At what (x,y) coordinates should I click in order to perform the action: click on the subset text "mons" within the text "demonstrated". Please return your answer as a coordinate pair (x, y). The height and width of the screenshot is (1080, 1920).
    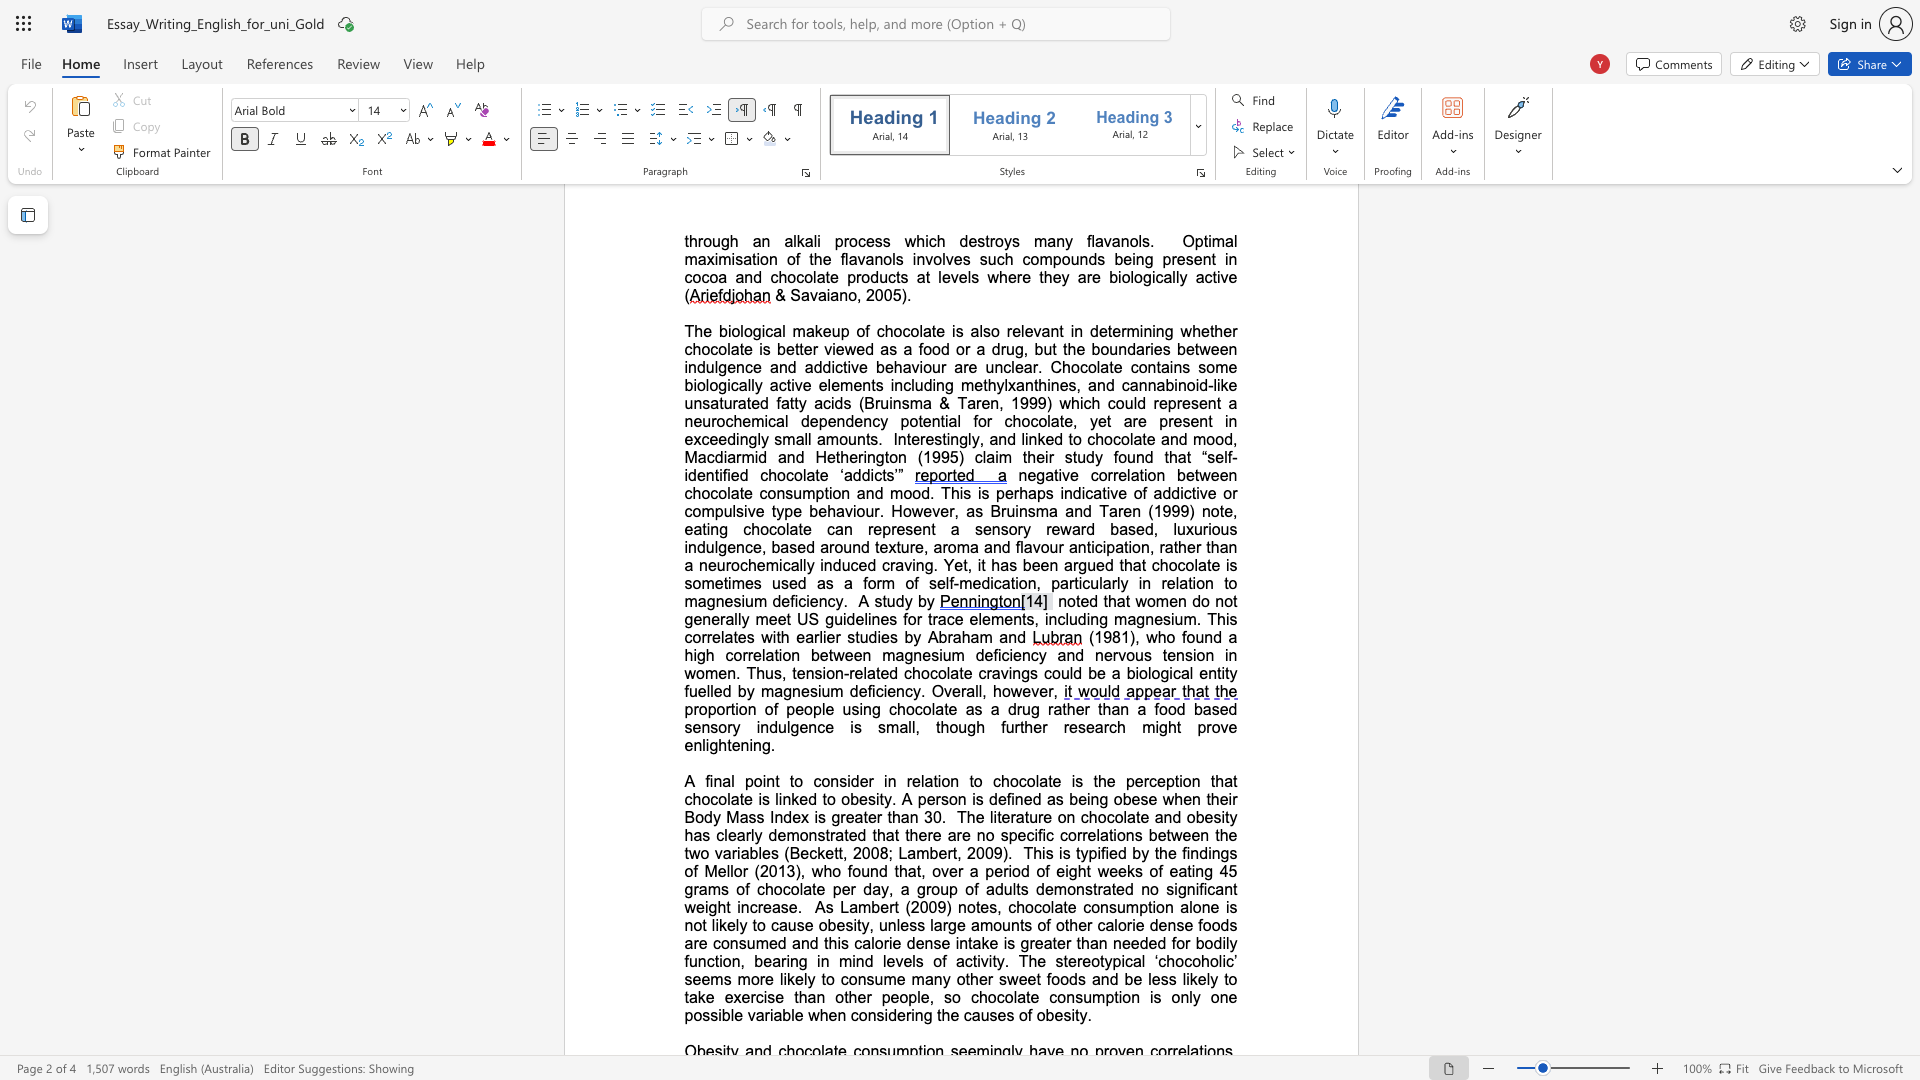
    Looking at the image, I should click on (1052, 888).